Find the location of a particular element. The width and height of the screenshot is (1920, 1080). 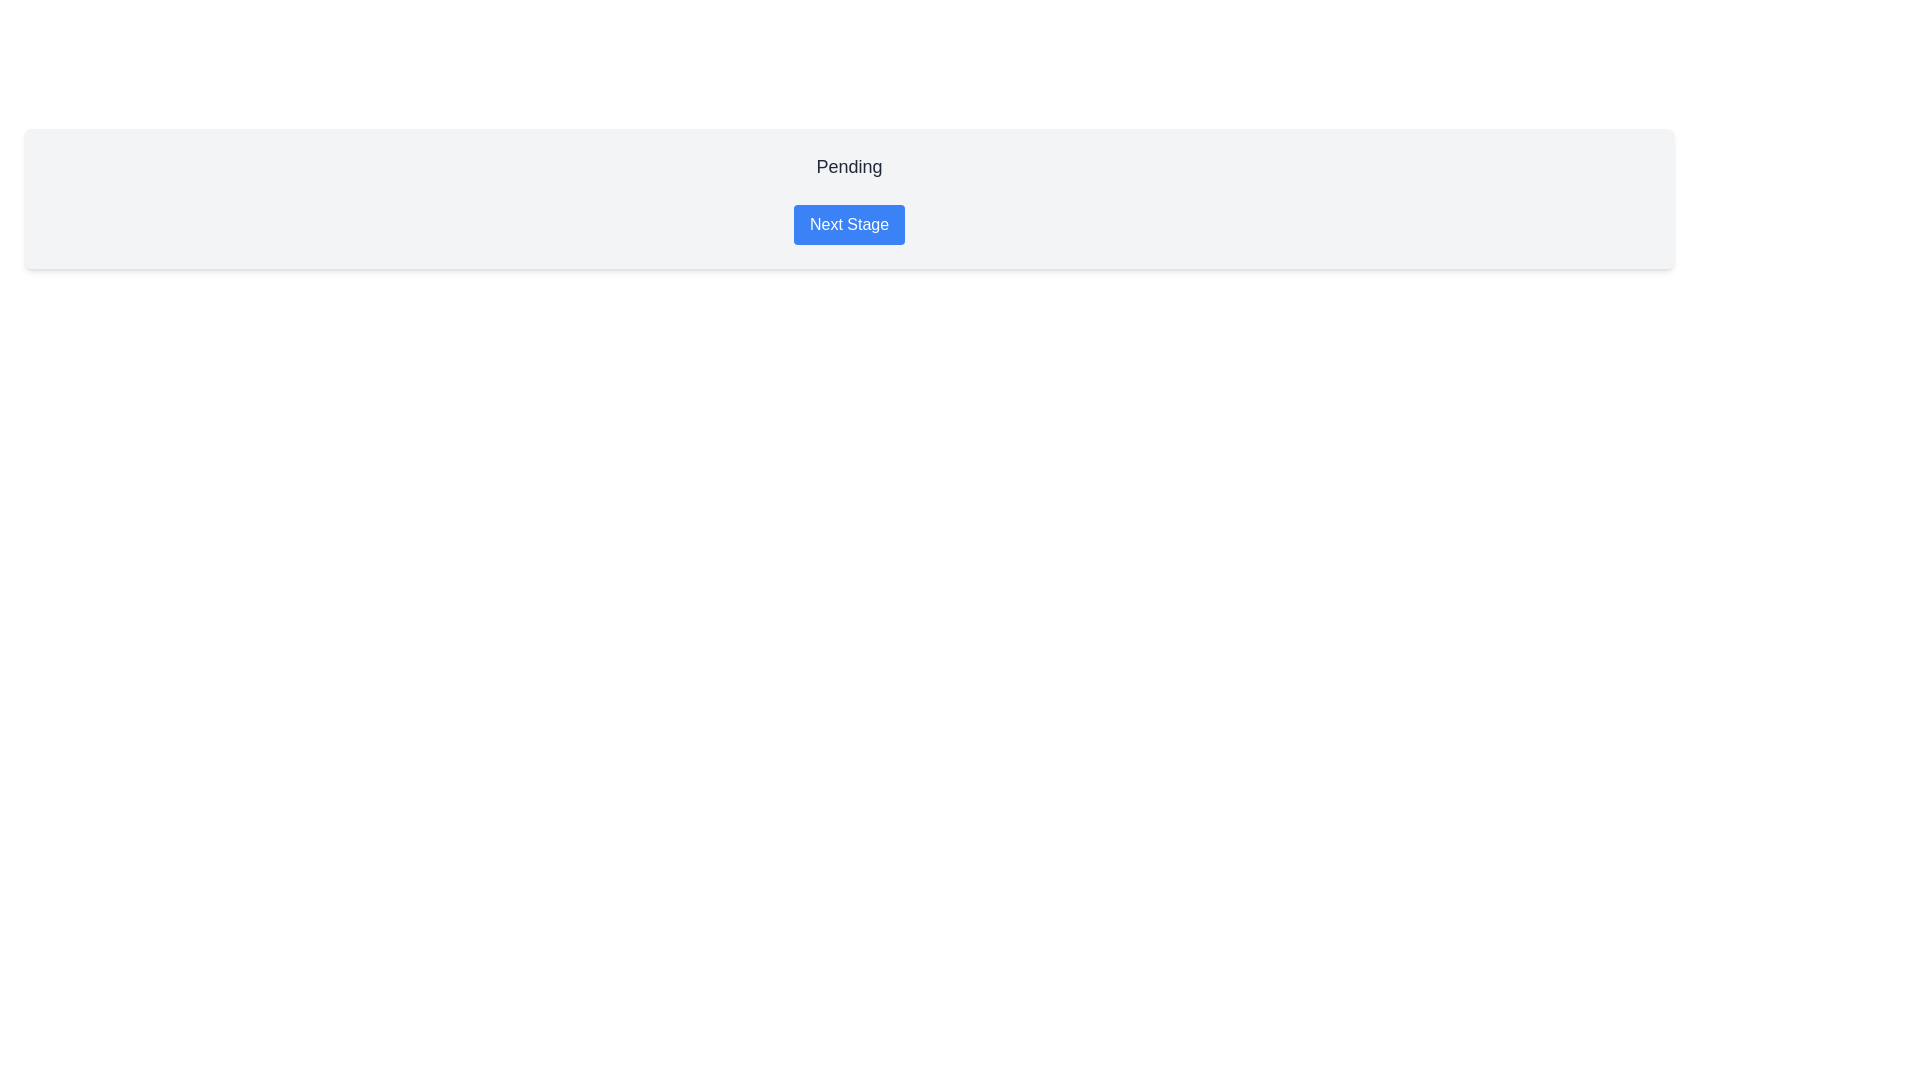

the rectangular button with a blue background and white text that says 'Next Stage' is located at coordinates (849, 224).